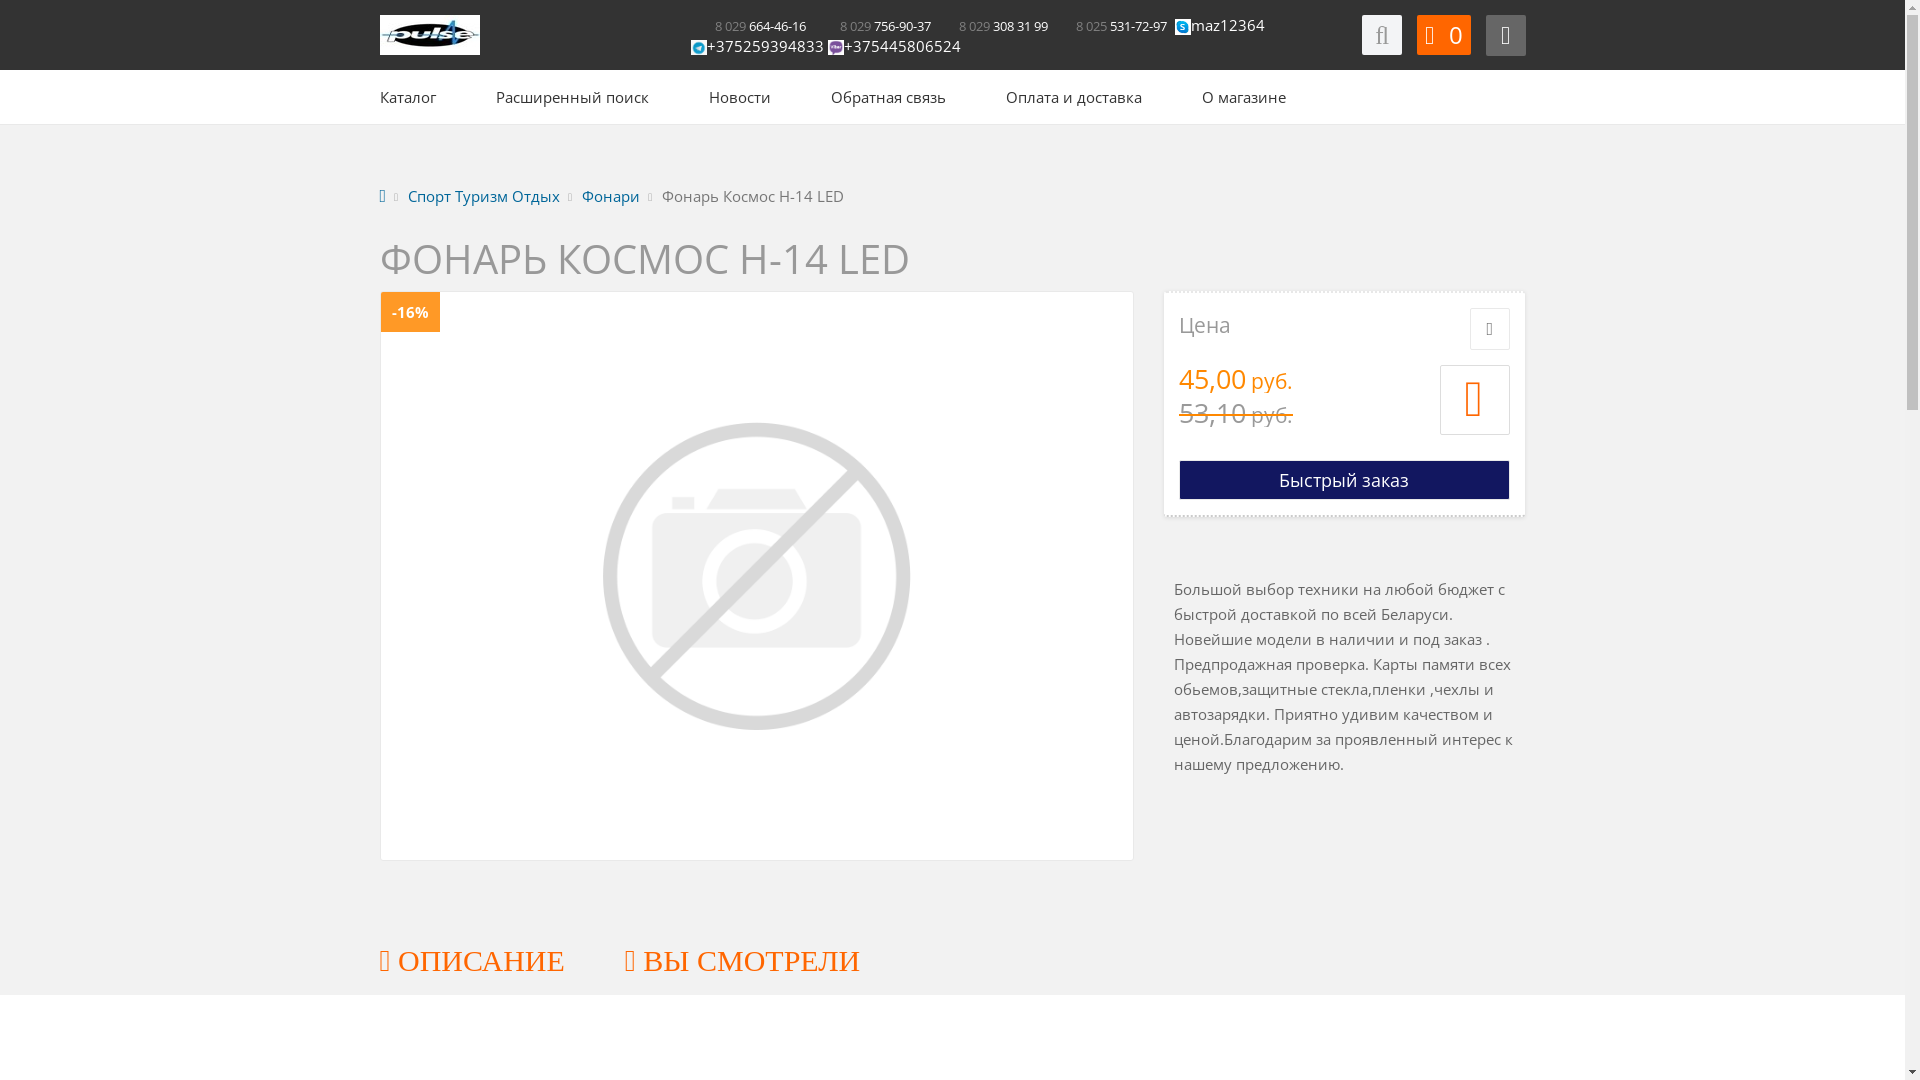 The height and width of the screenshot is (1080, 1920). I want to click on '0', so click(1443, 34).